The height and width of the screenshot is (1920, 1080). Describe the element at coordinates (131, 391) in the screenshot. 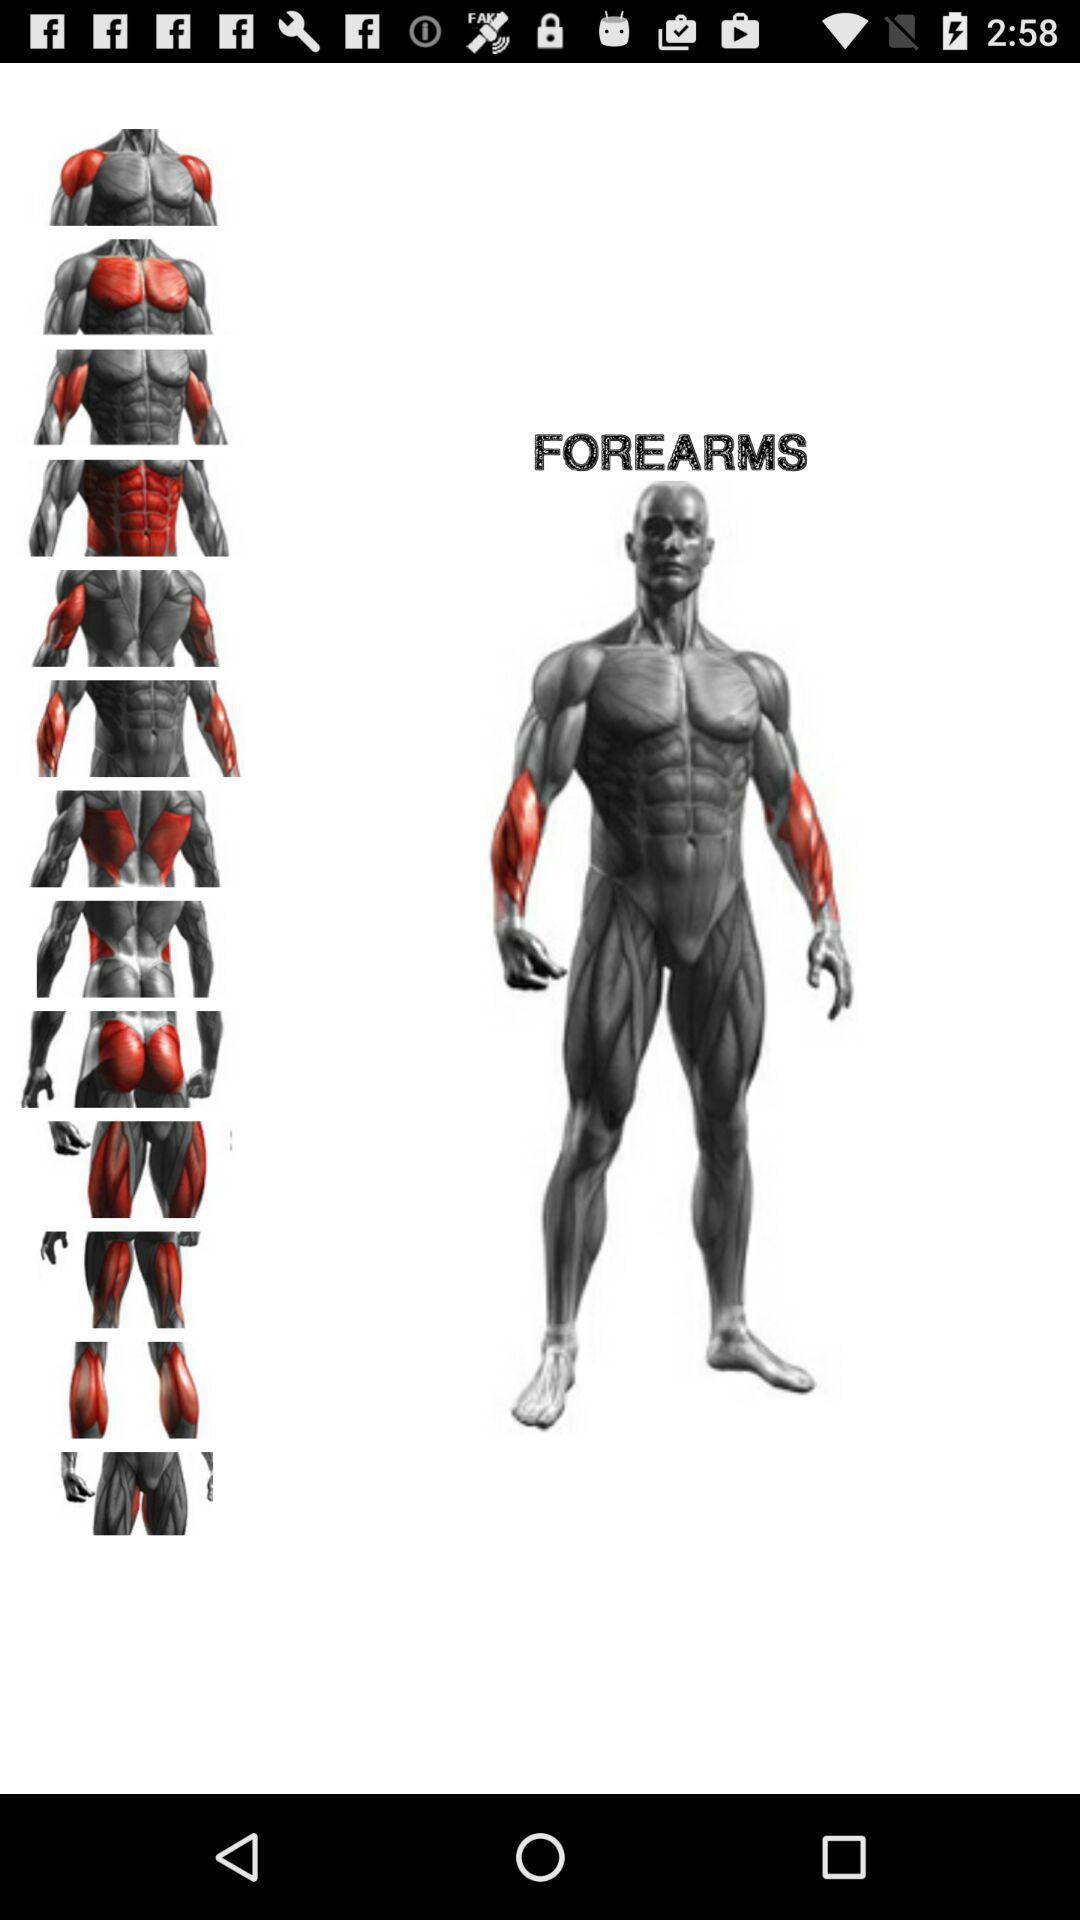

I see `zoom in on area` at that location.